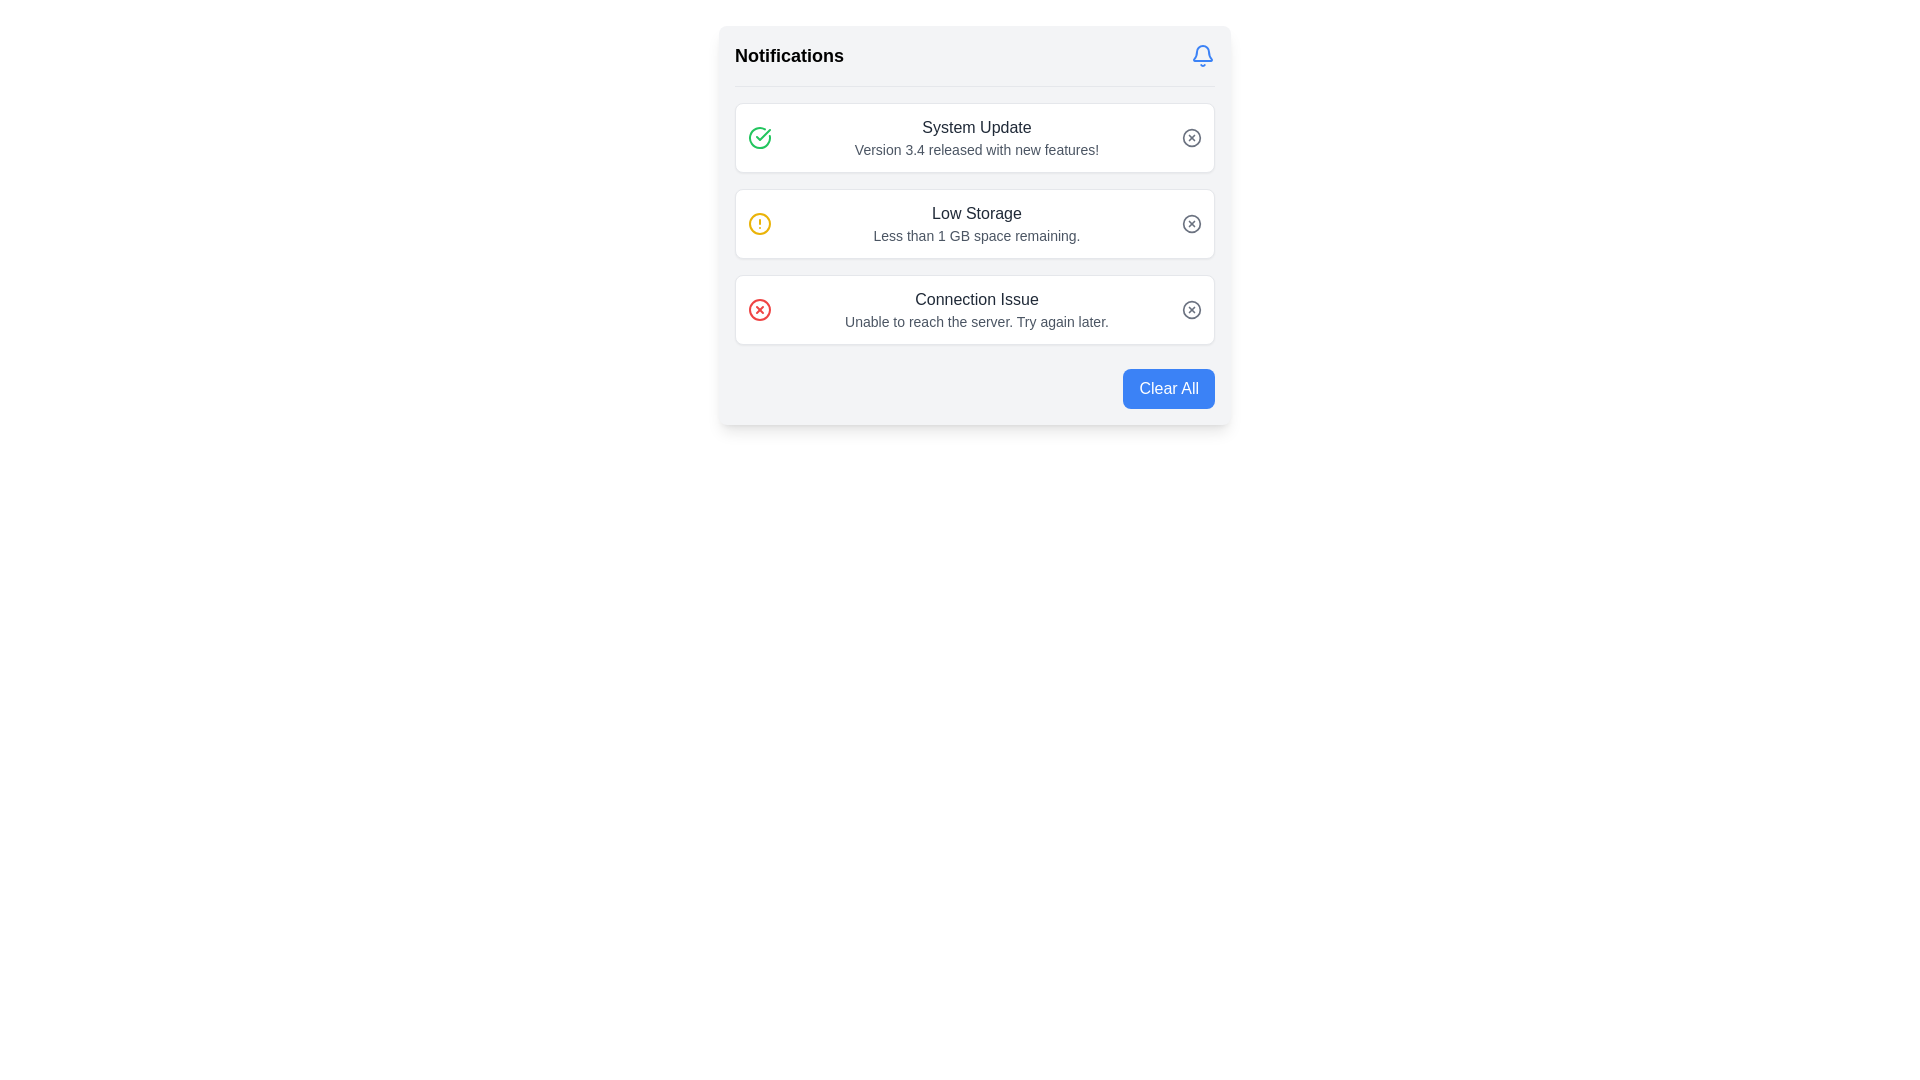  Describe the element at coordinates (977, 137) in the screenshot. I see `the text component titled 'System Update' which contains the description 'Version 3.4 released with new features!' in the notification box` at that location.